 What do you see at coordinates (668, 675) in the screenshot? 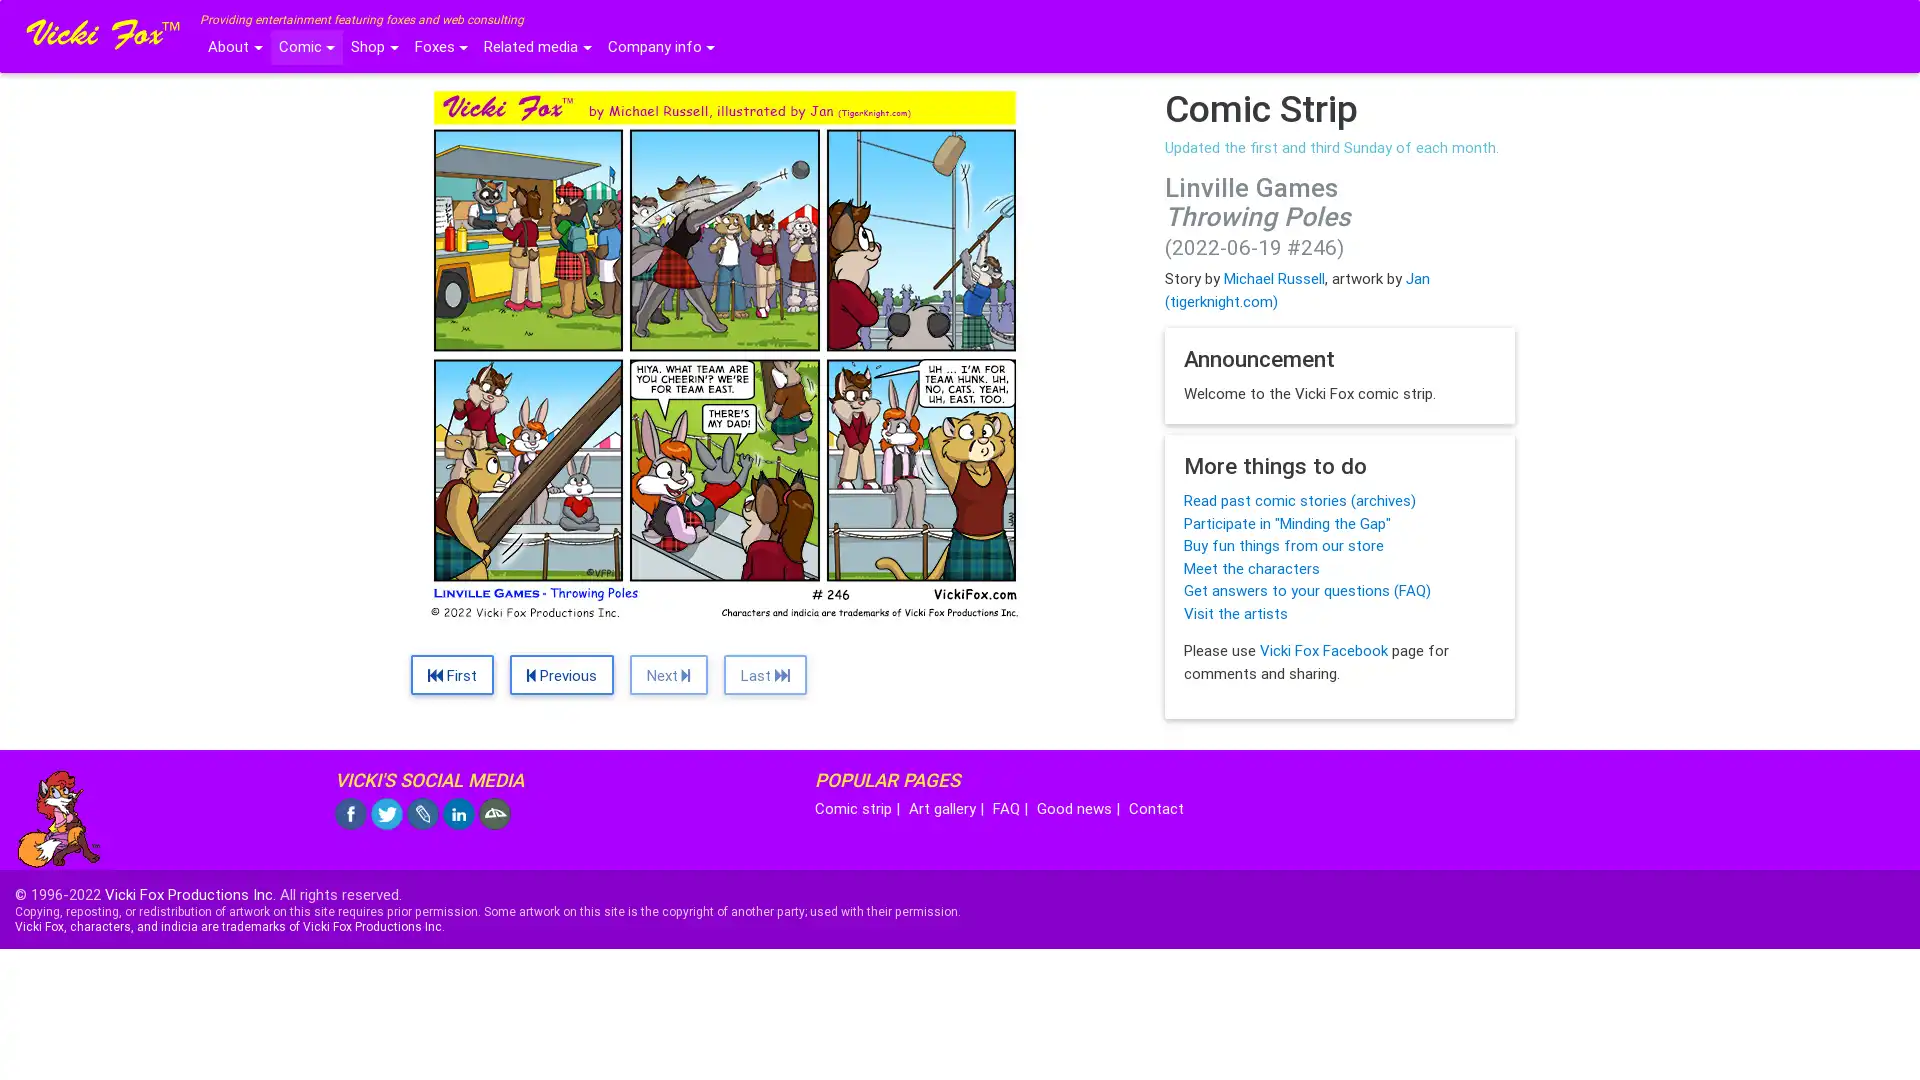
I see `Next` at bounding box center [668, 675].